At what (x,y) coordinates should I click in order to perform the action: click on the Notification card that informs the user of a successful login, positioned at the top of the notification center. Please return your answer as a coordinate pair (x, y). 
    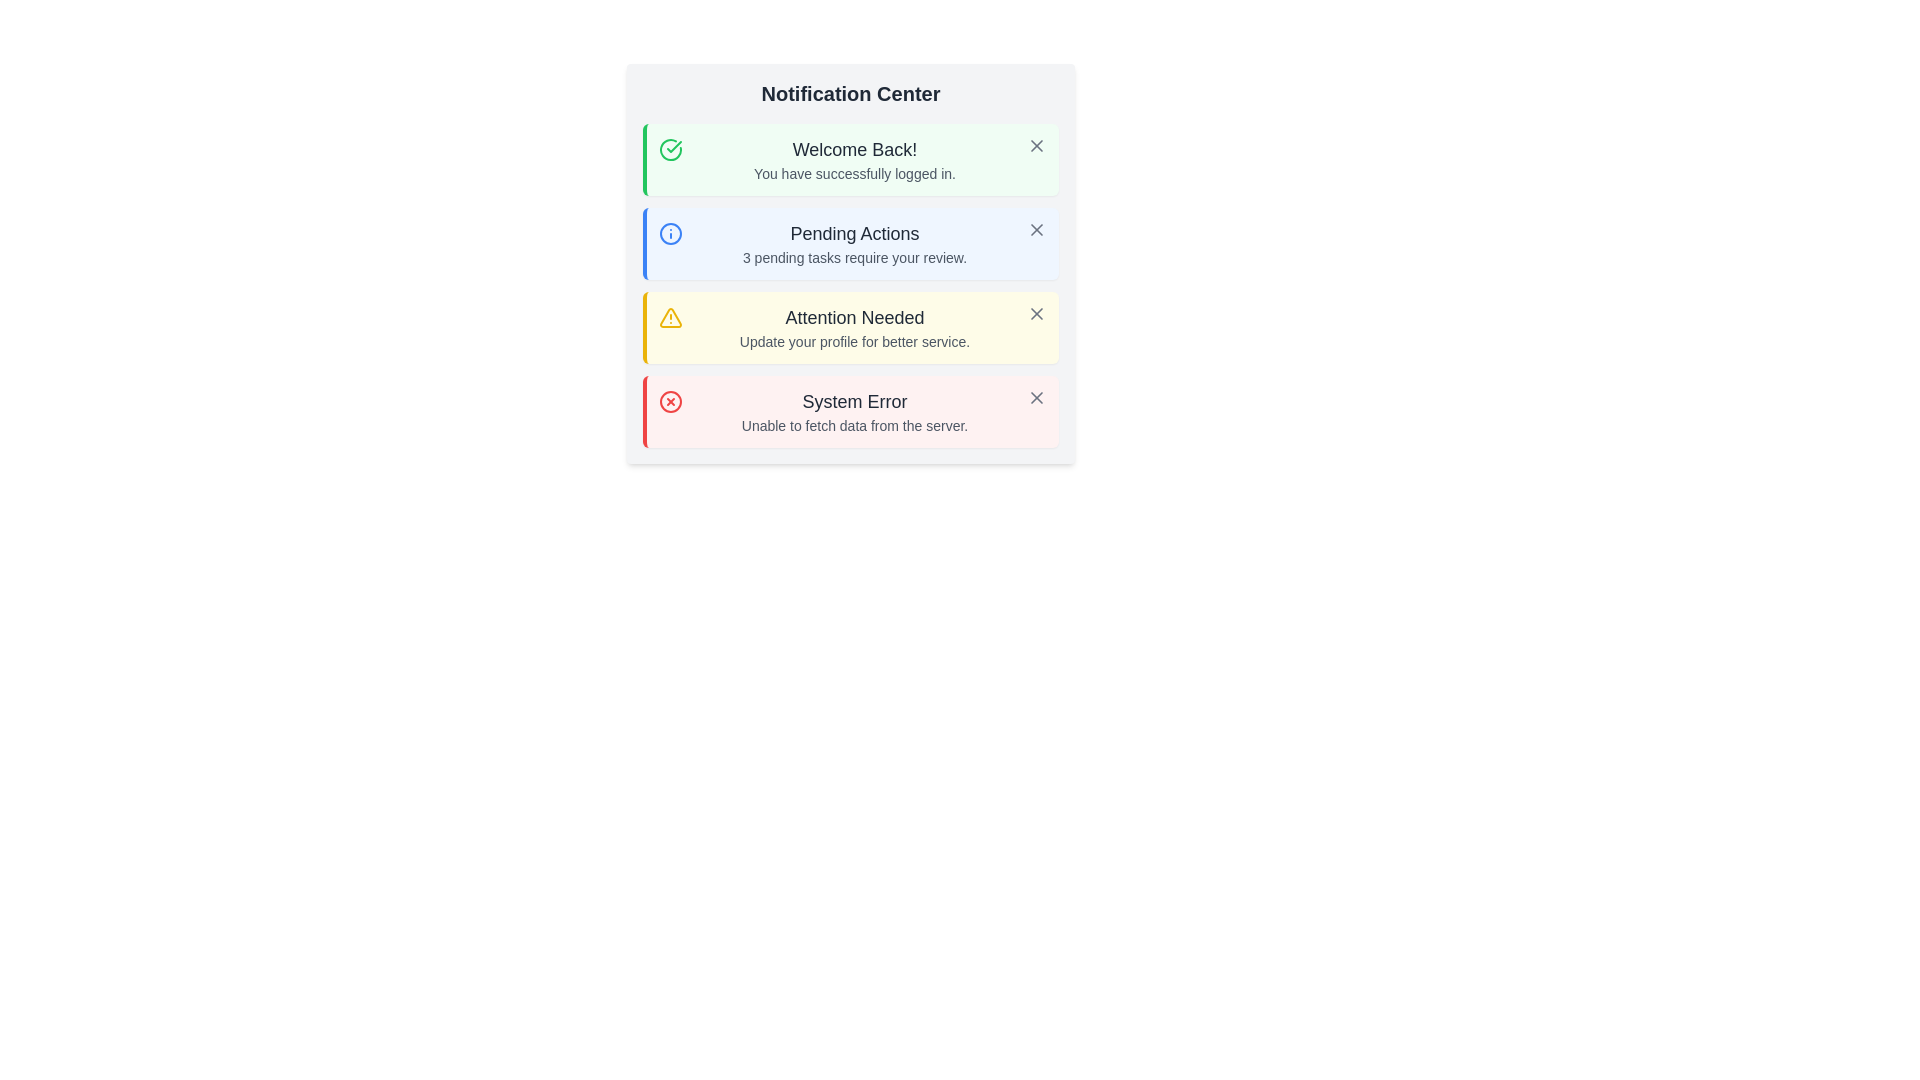
    Looking at the image, I should click on (850, 158).